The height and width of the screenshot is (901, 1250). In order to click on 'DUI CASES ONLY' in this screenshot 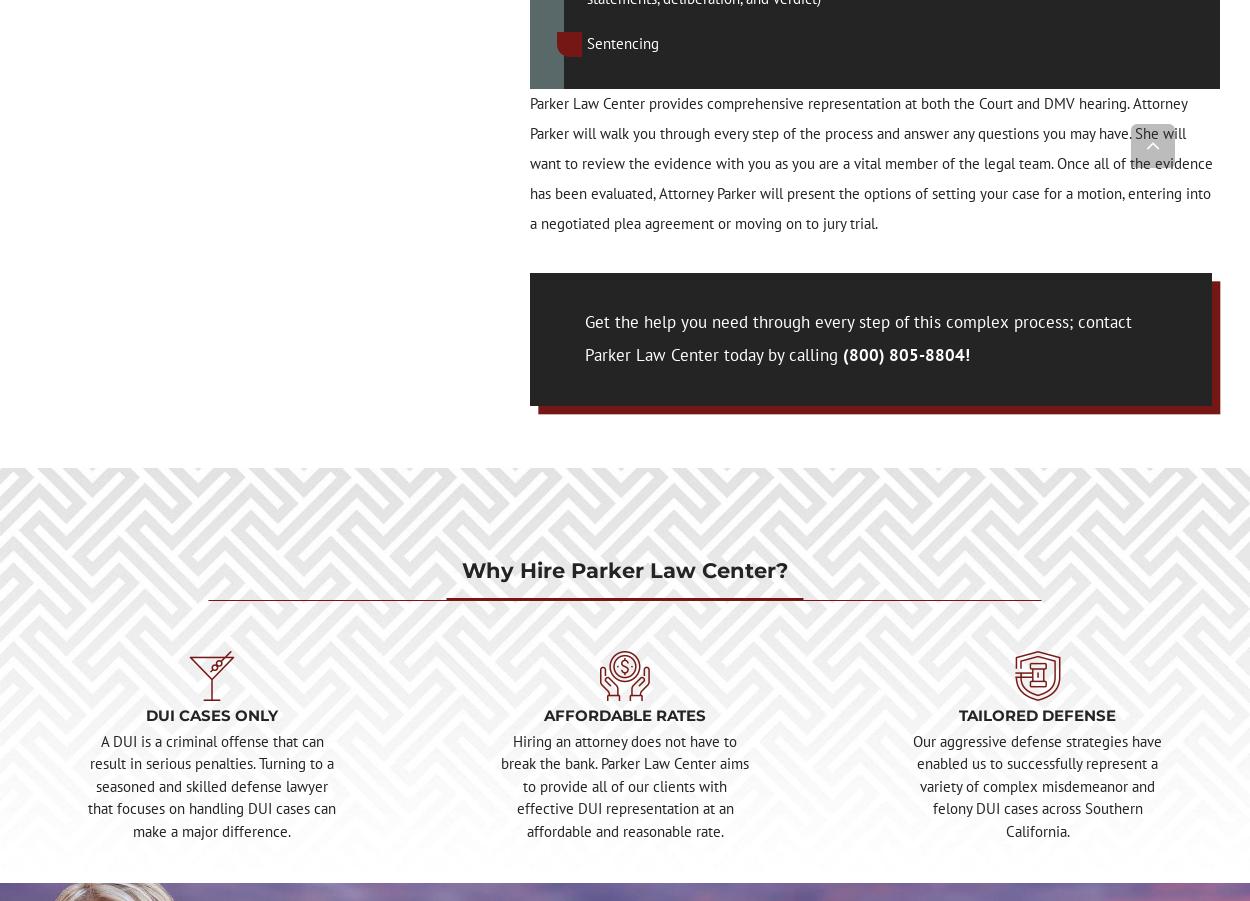, I will do `click(211, 714)`.